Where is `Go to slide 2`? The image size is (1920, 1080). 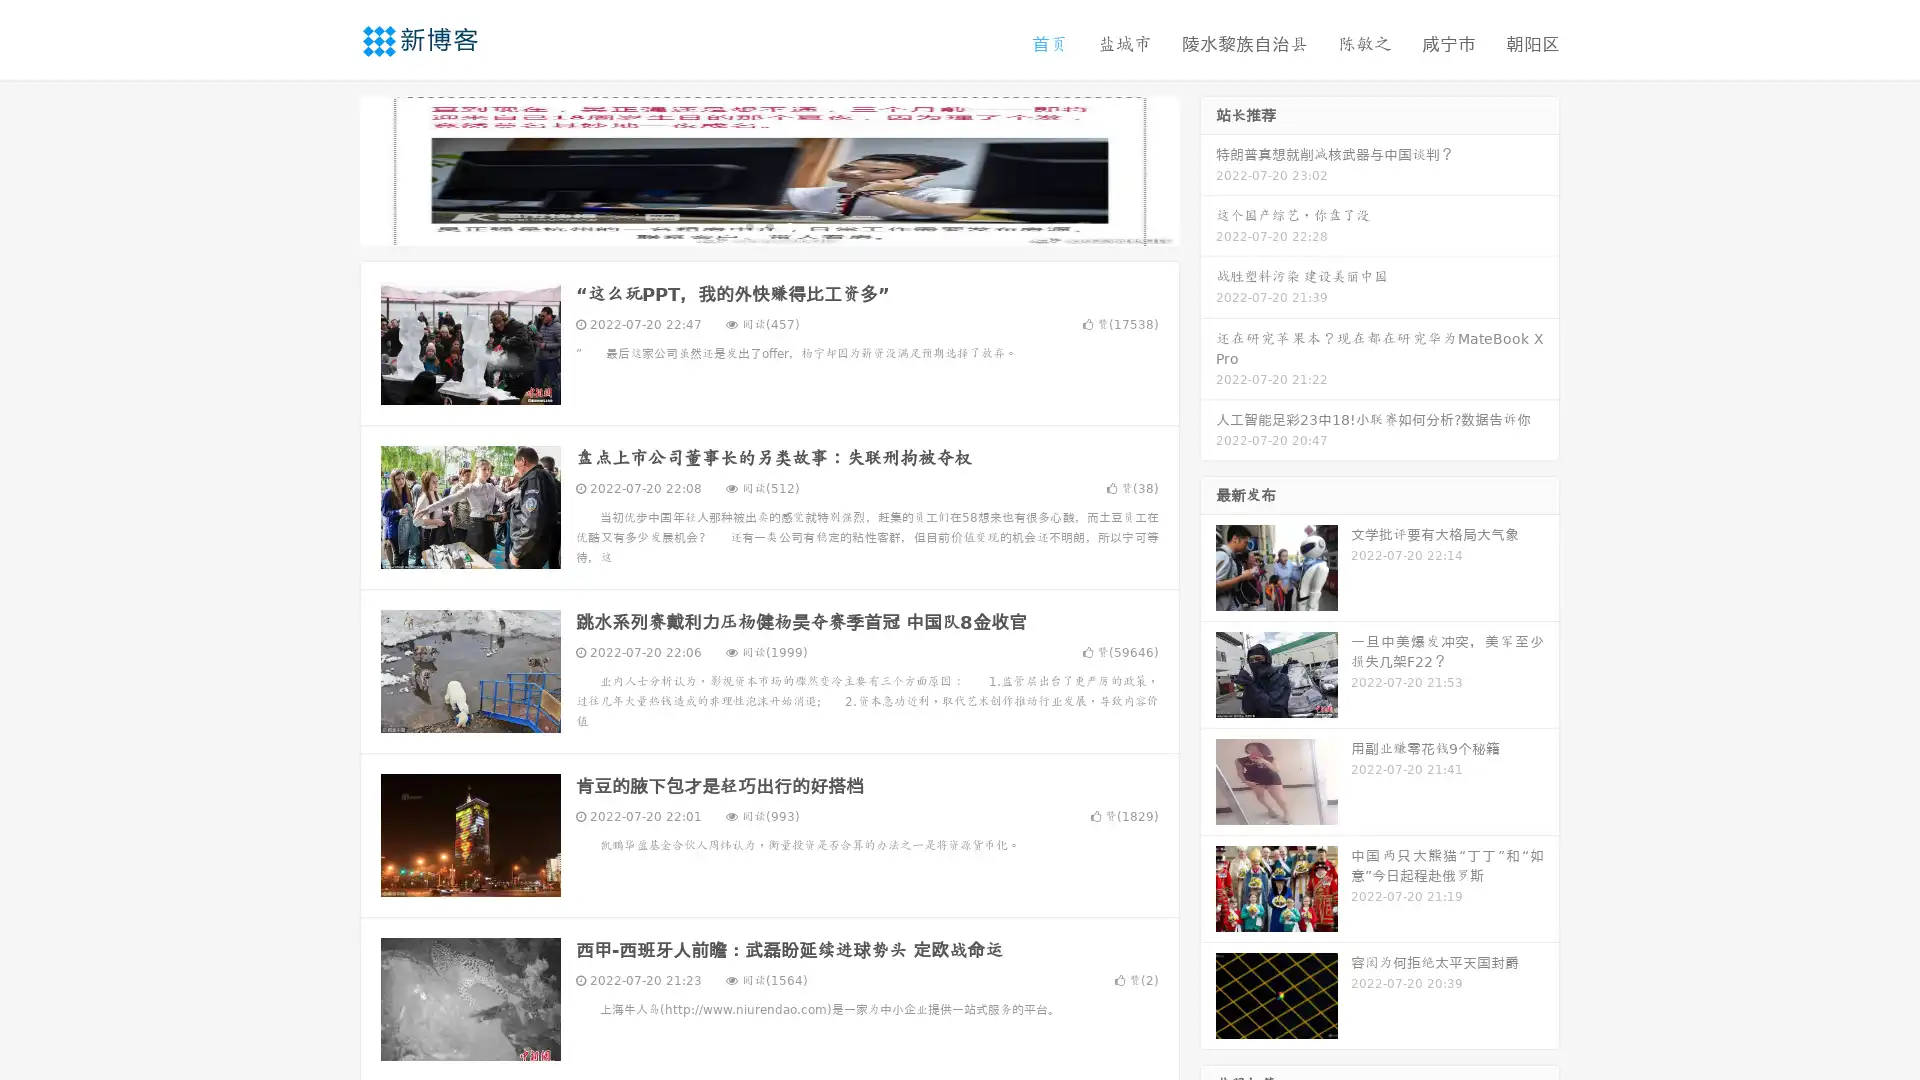 Go to slide 2 is located at coordinates (768, 225).